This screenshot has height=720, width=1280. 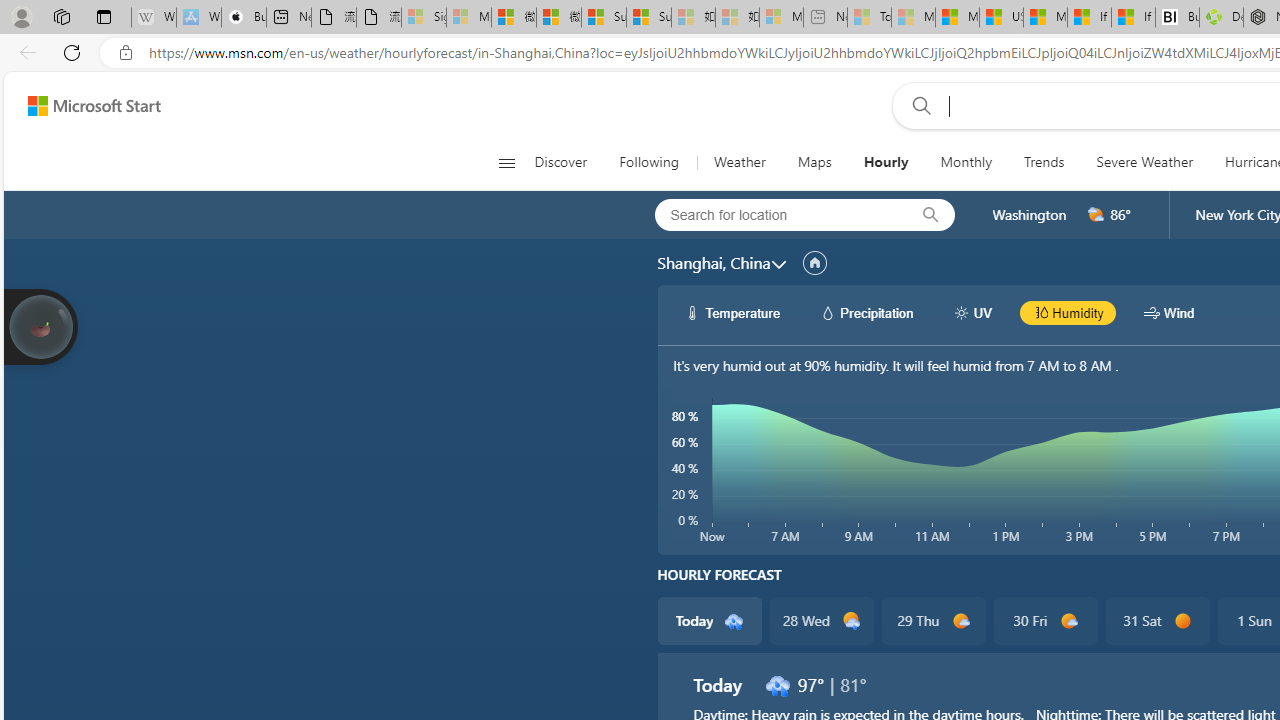 What do you see at coordinates (777, 263) in the screenshot?
I see `'common/carouselChevron'` at bounding box center [777, 263].